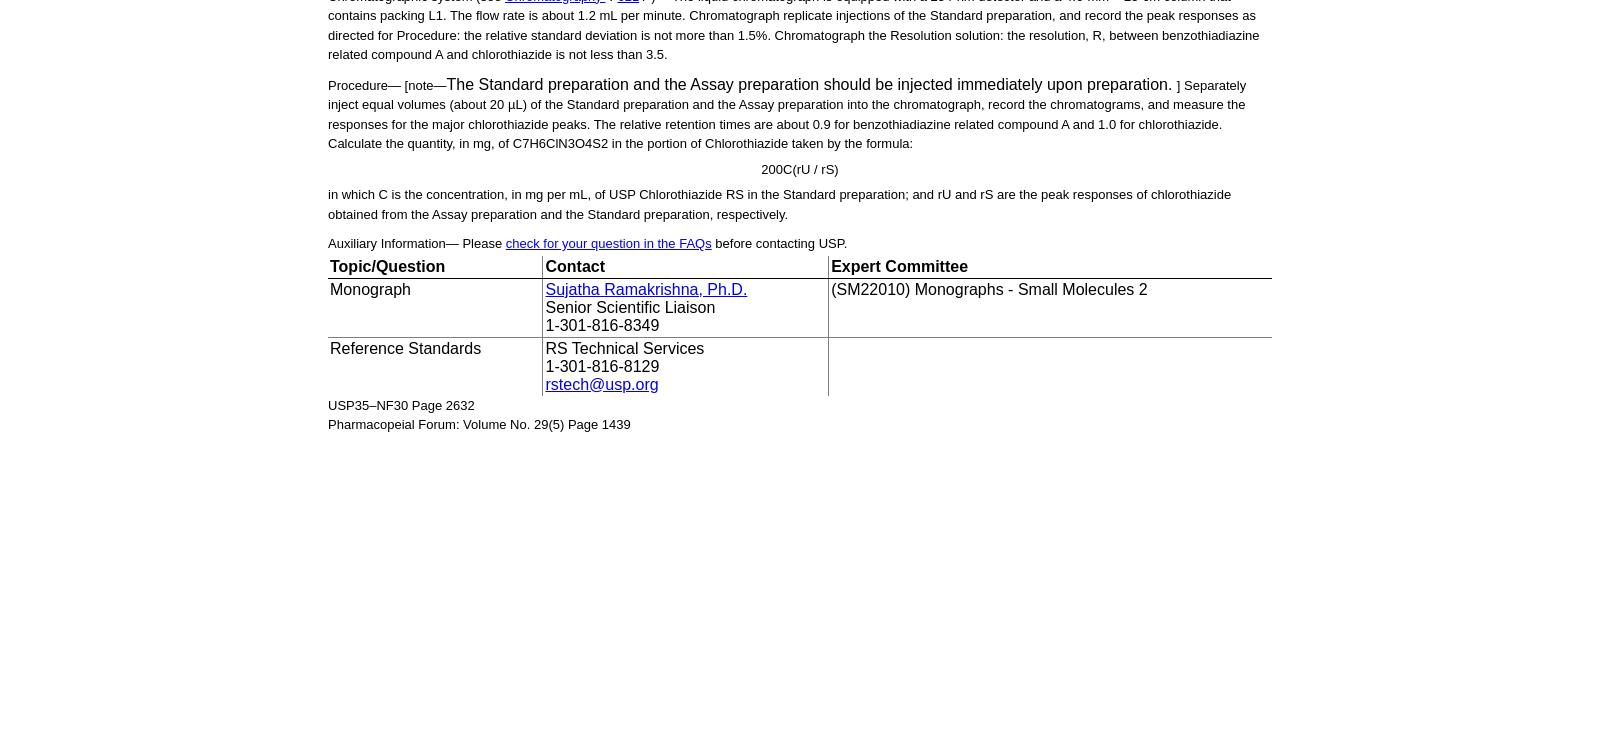  What do you see at coordinates (574, 265) in the screenshot?
I see `'Contact'` at bounding box center [574, 265].